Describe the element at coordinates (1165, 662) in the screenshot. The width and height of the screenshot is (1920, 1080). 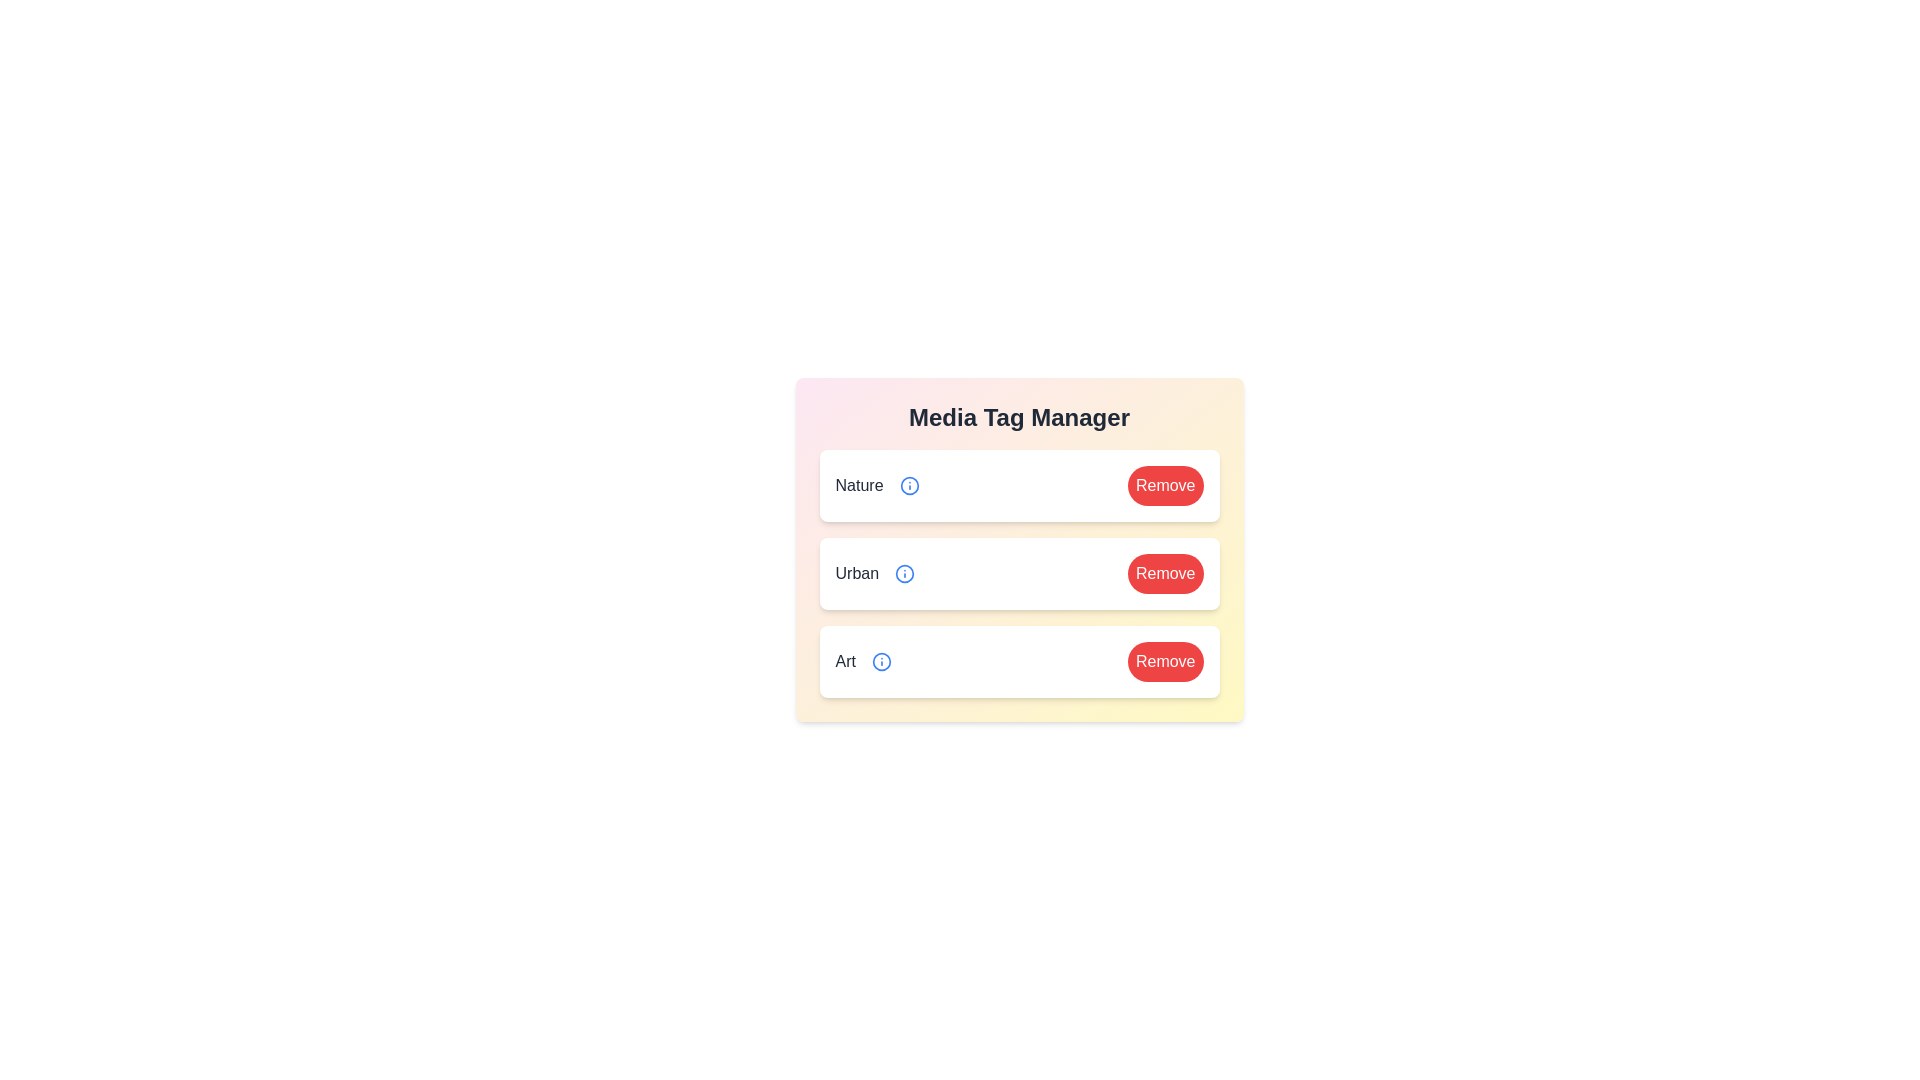
I see `'Remove' button for the tag Art` at that location.